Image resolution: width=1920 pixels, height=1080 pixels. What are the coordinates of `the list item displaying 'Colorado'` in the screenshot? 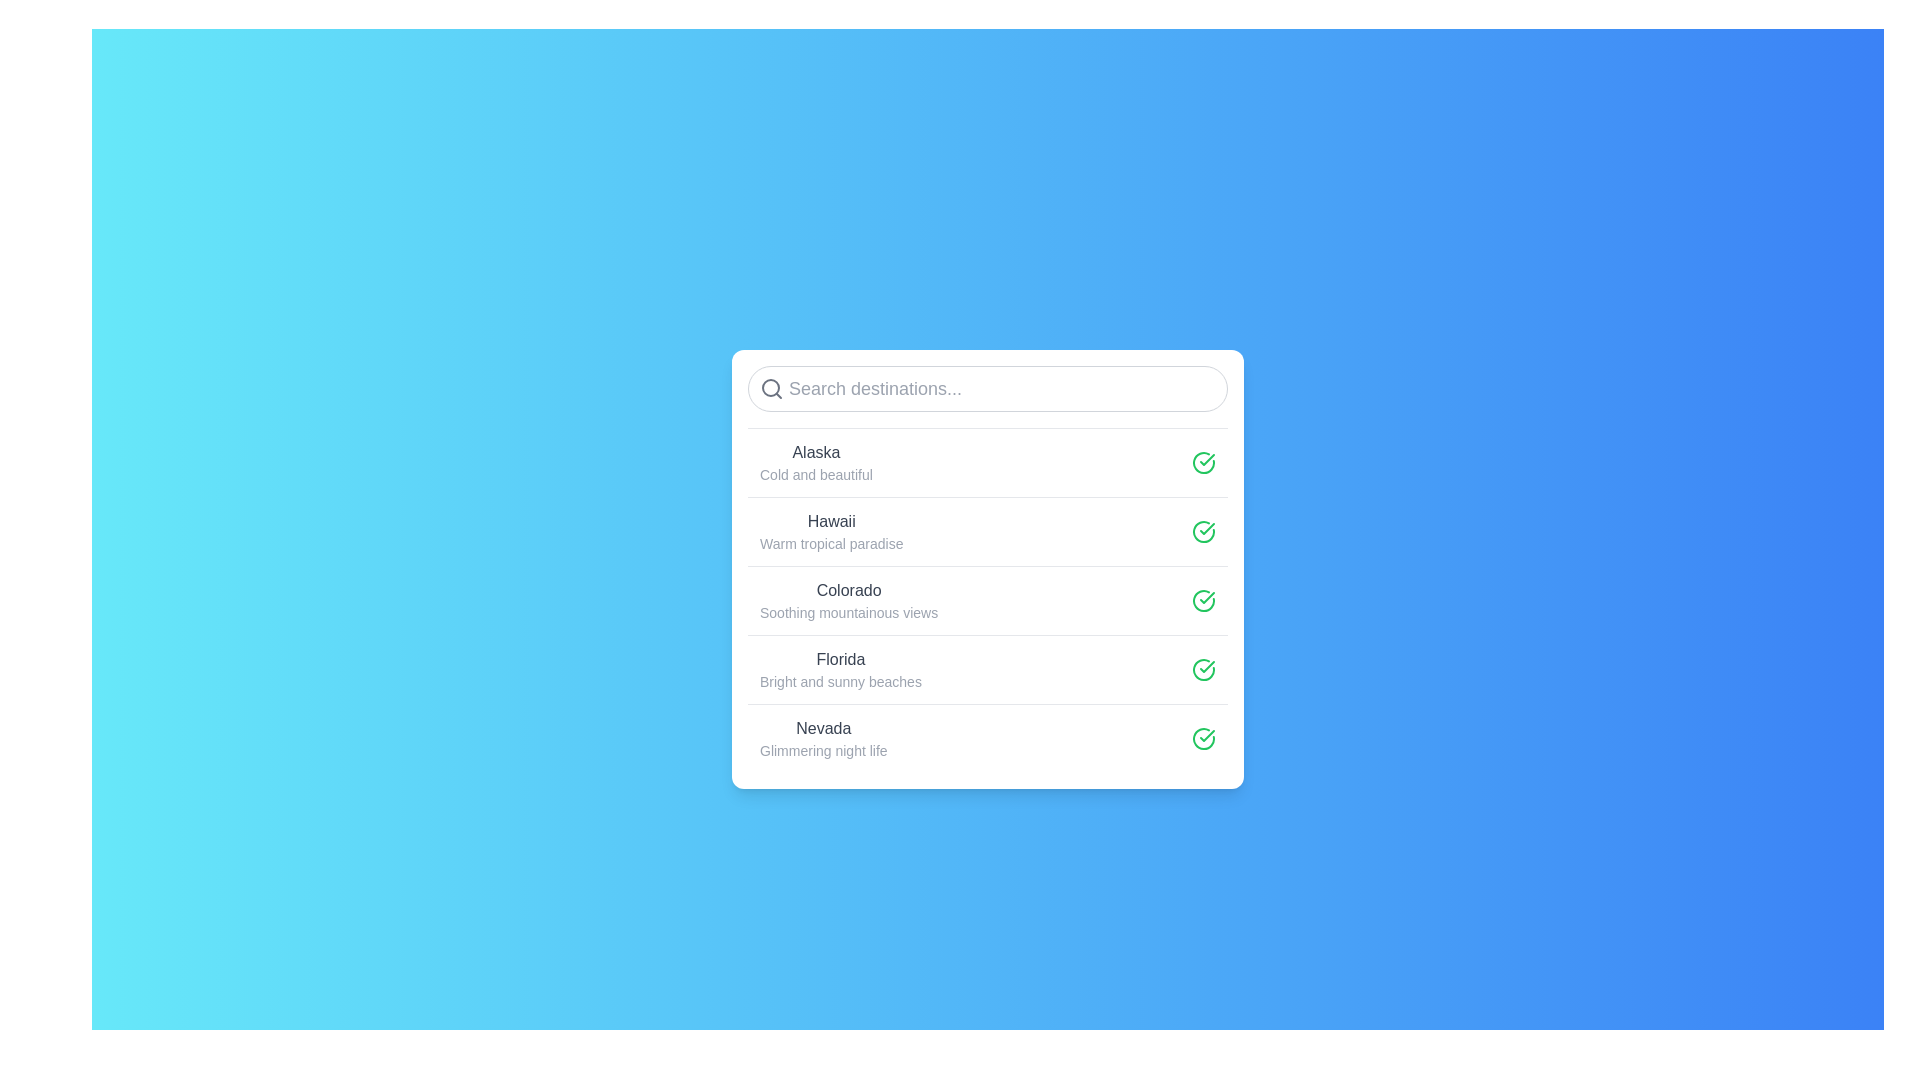 It's located at (988, 599).